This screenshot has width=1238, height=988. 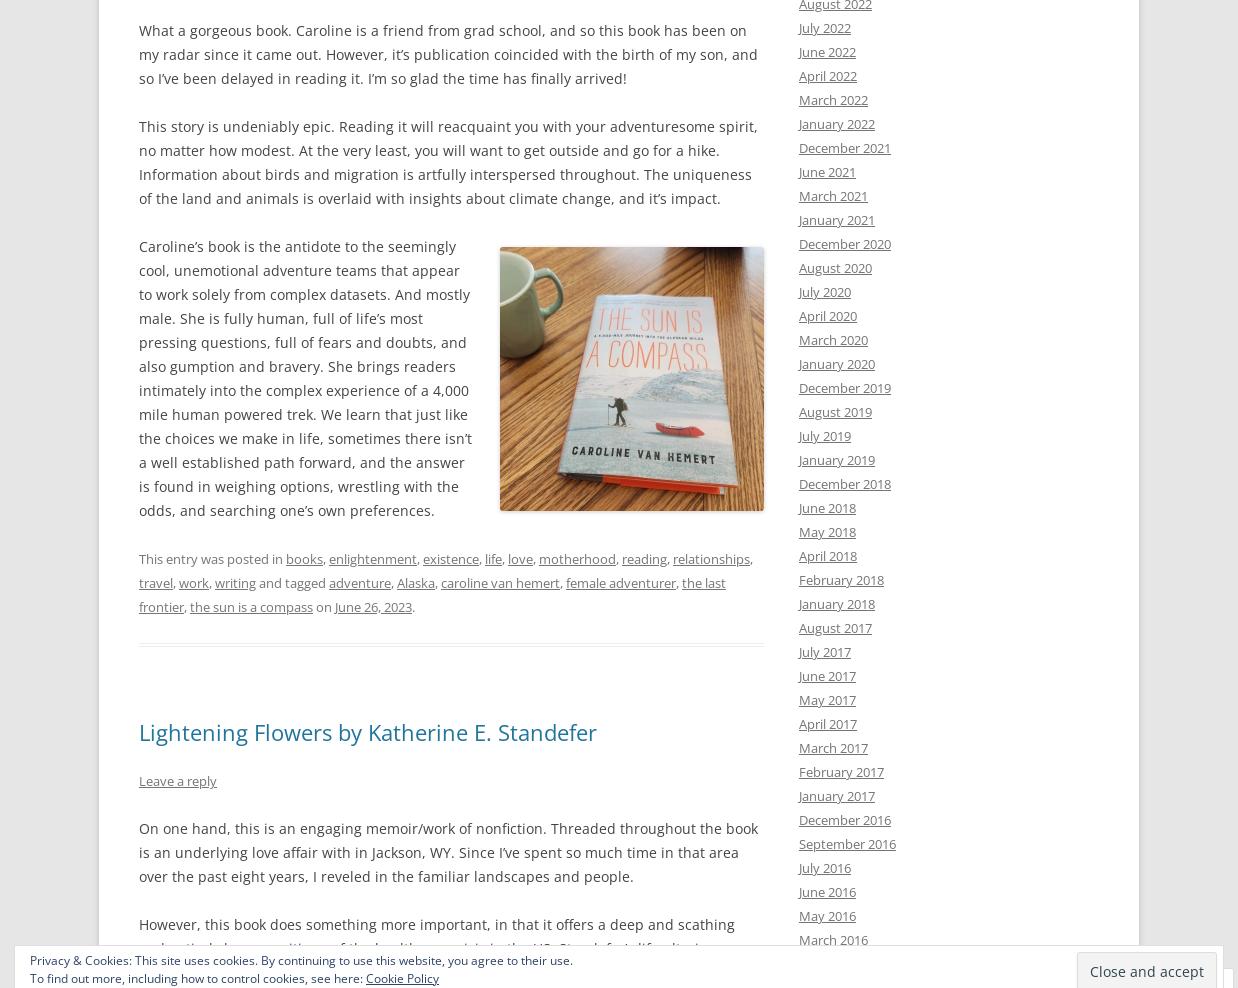 I want to click on 'January 2021', so click(x=836, y=220).